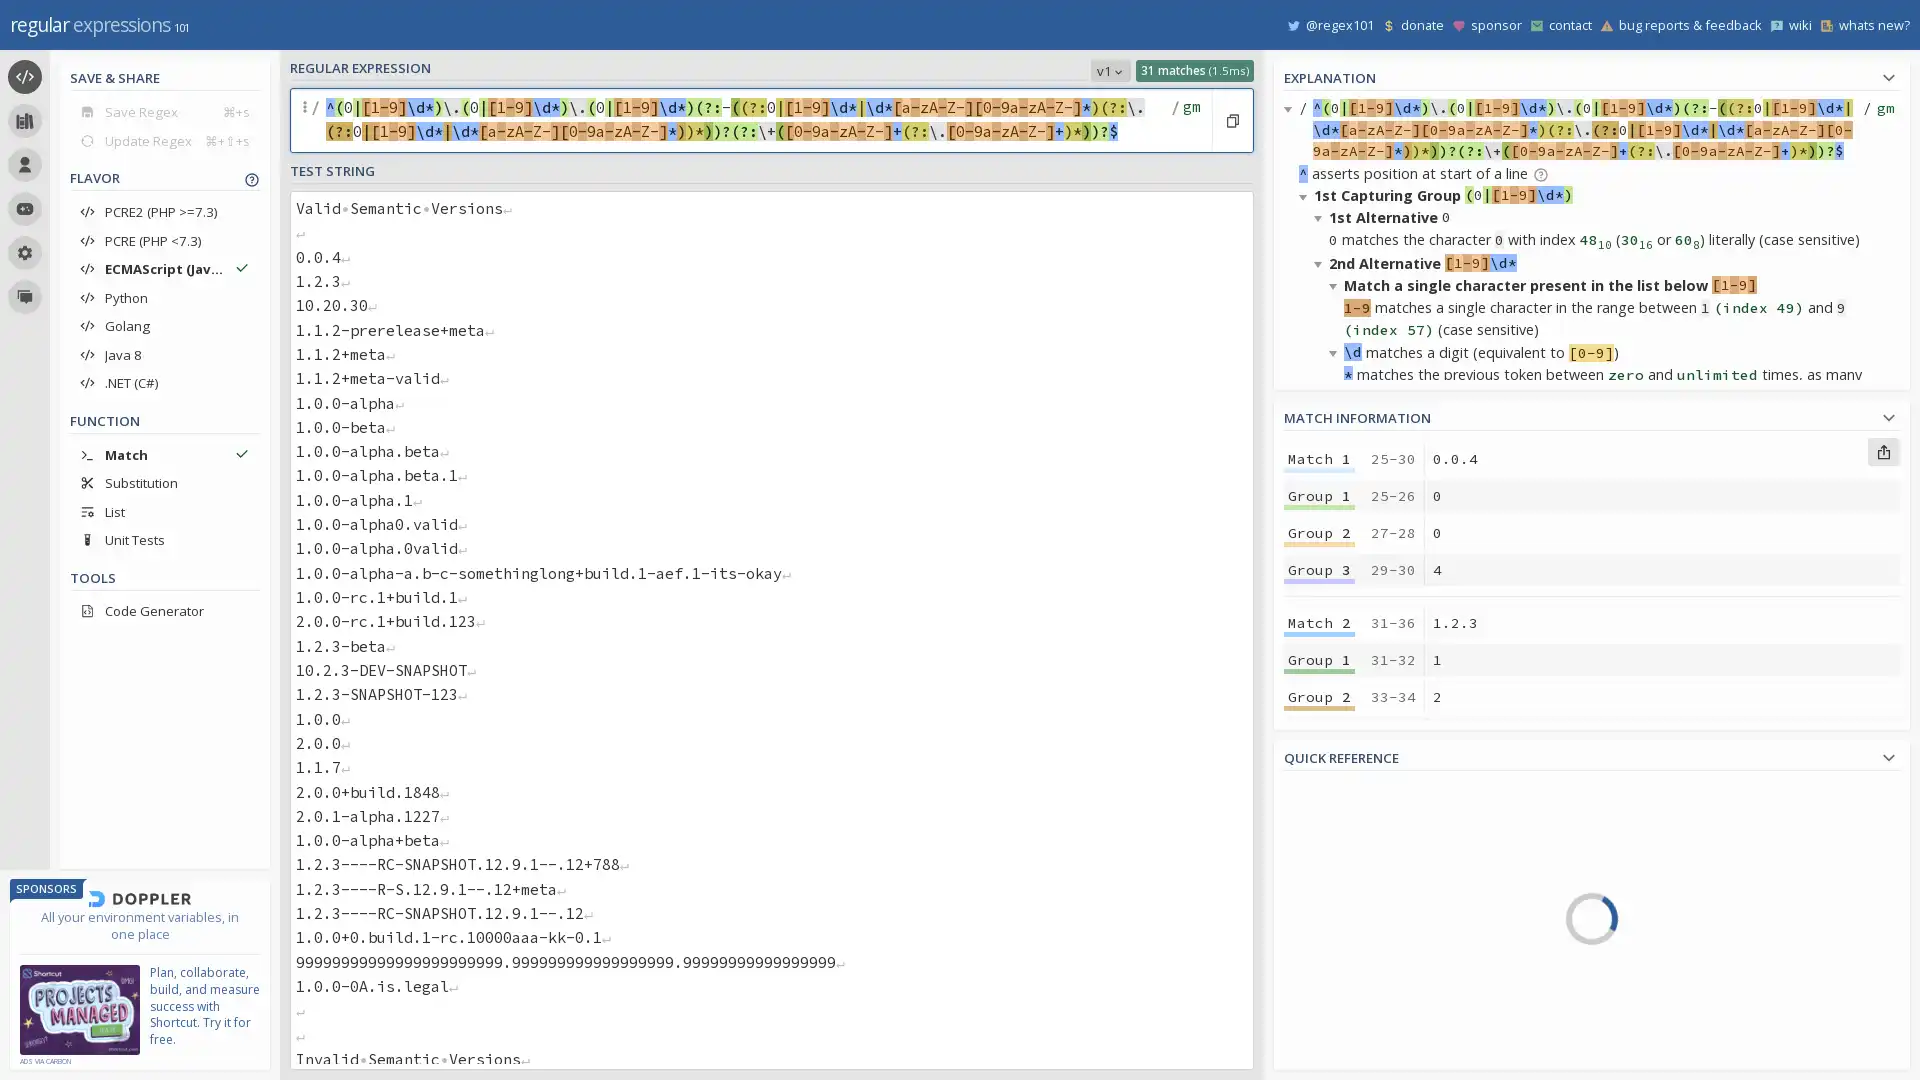  Describe the element at coordinates (164, 454) in the screenshot. I see `Match` at that location.